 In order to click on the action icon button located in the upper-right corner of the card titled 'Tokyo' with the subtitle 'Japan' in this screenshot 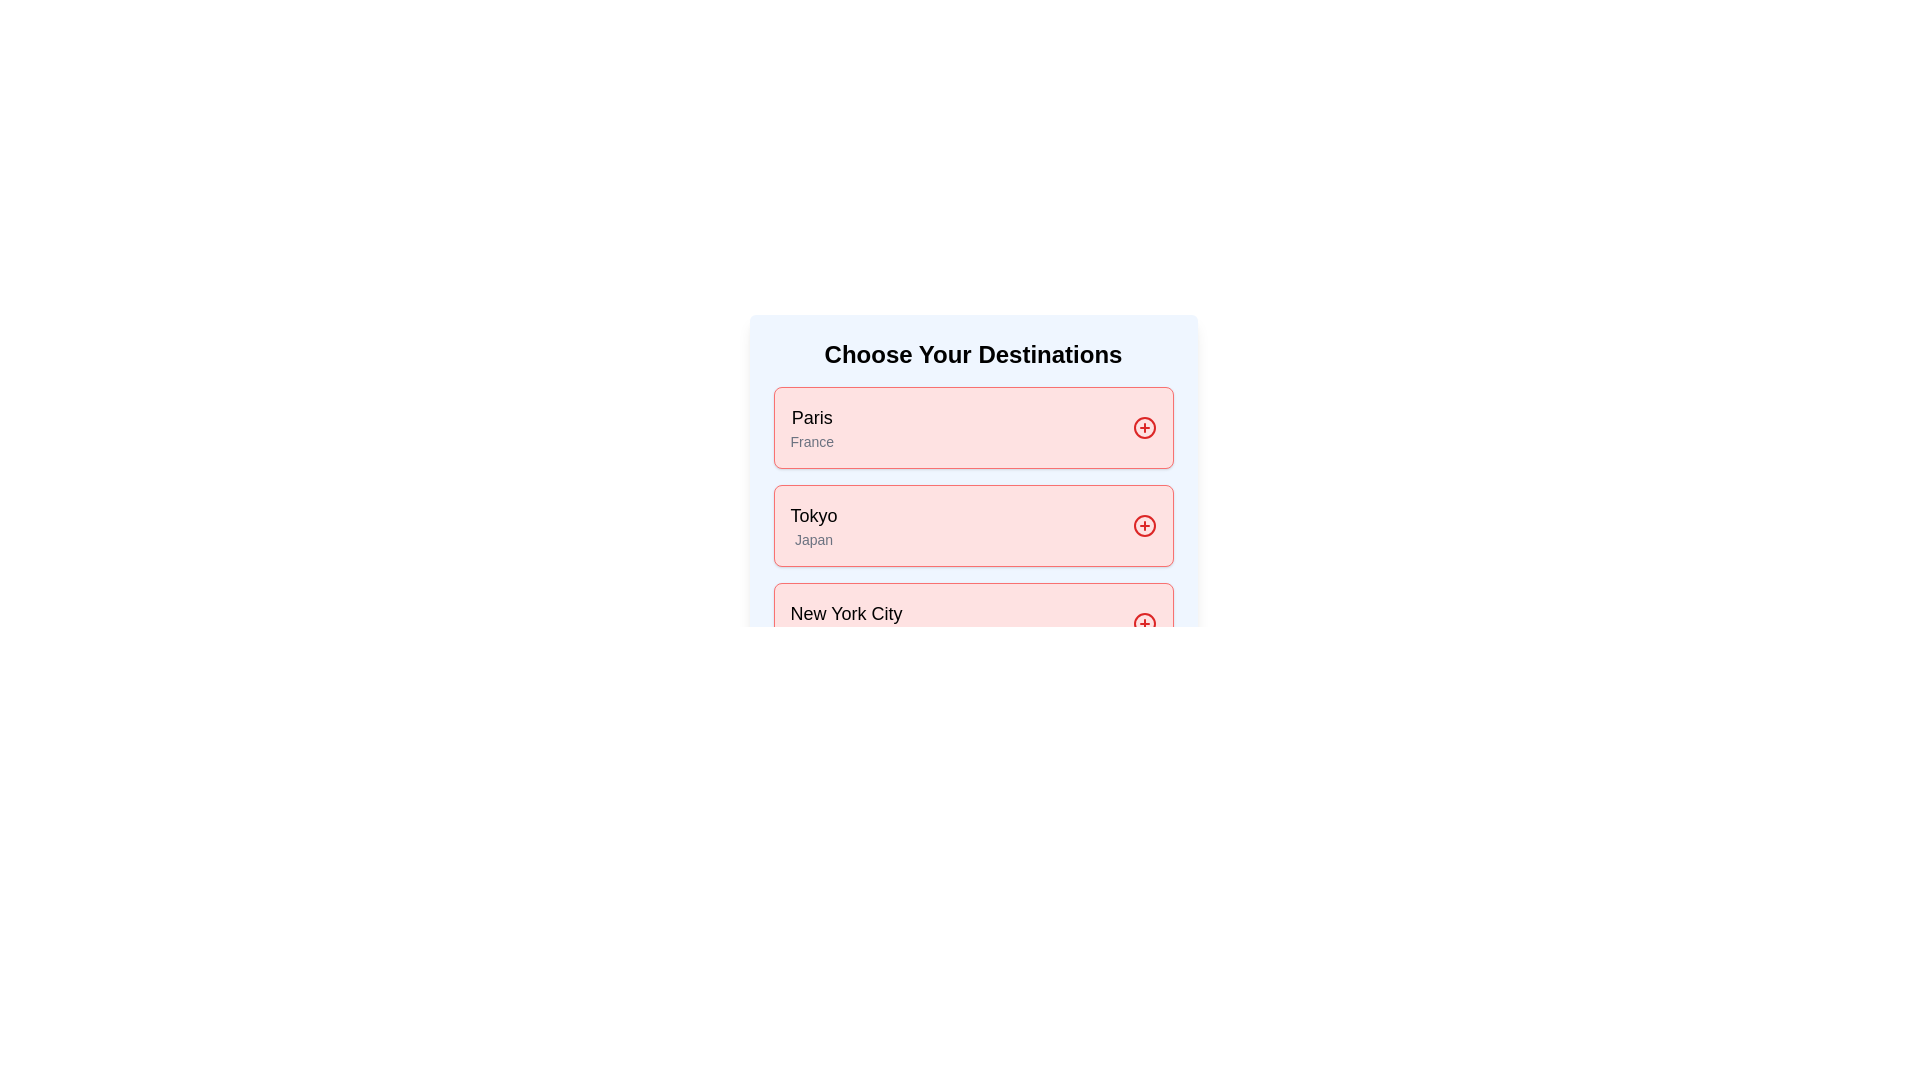, I will do `click(1144, 524)`.